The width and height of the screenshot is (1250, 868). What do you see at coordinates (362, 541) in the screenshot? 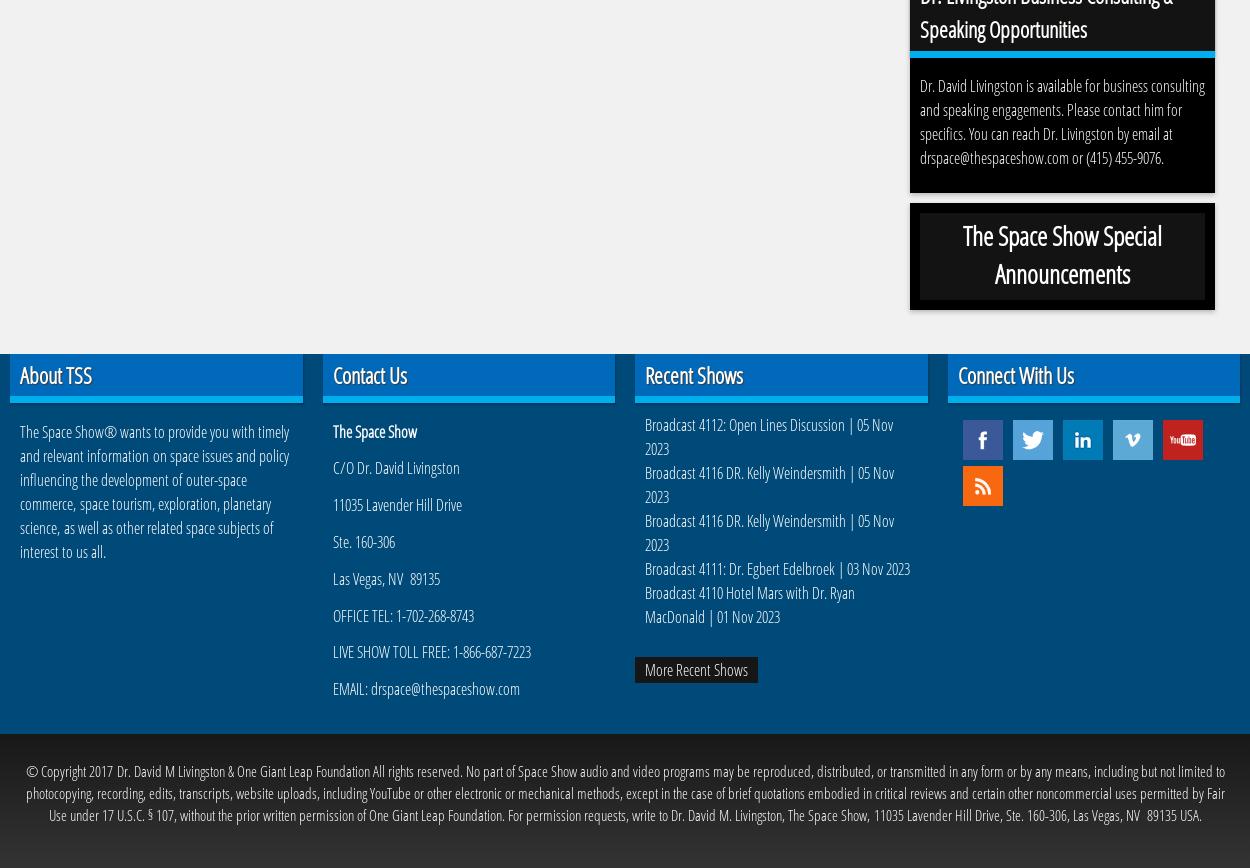
I see `'Ste. 160-306'` at bounding box center [362, 541].